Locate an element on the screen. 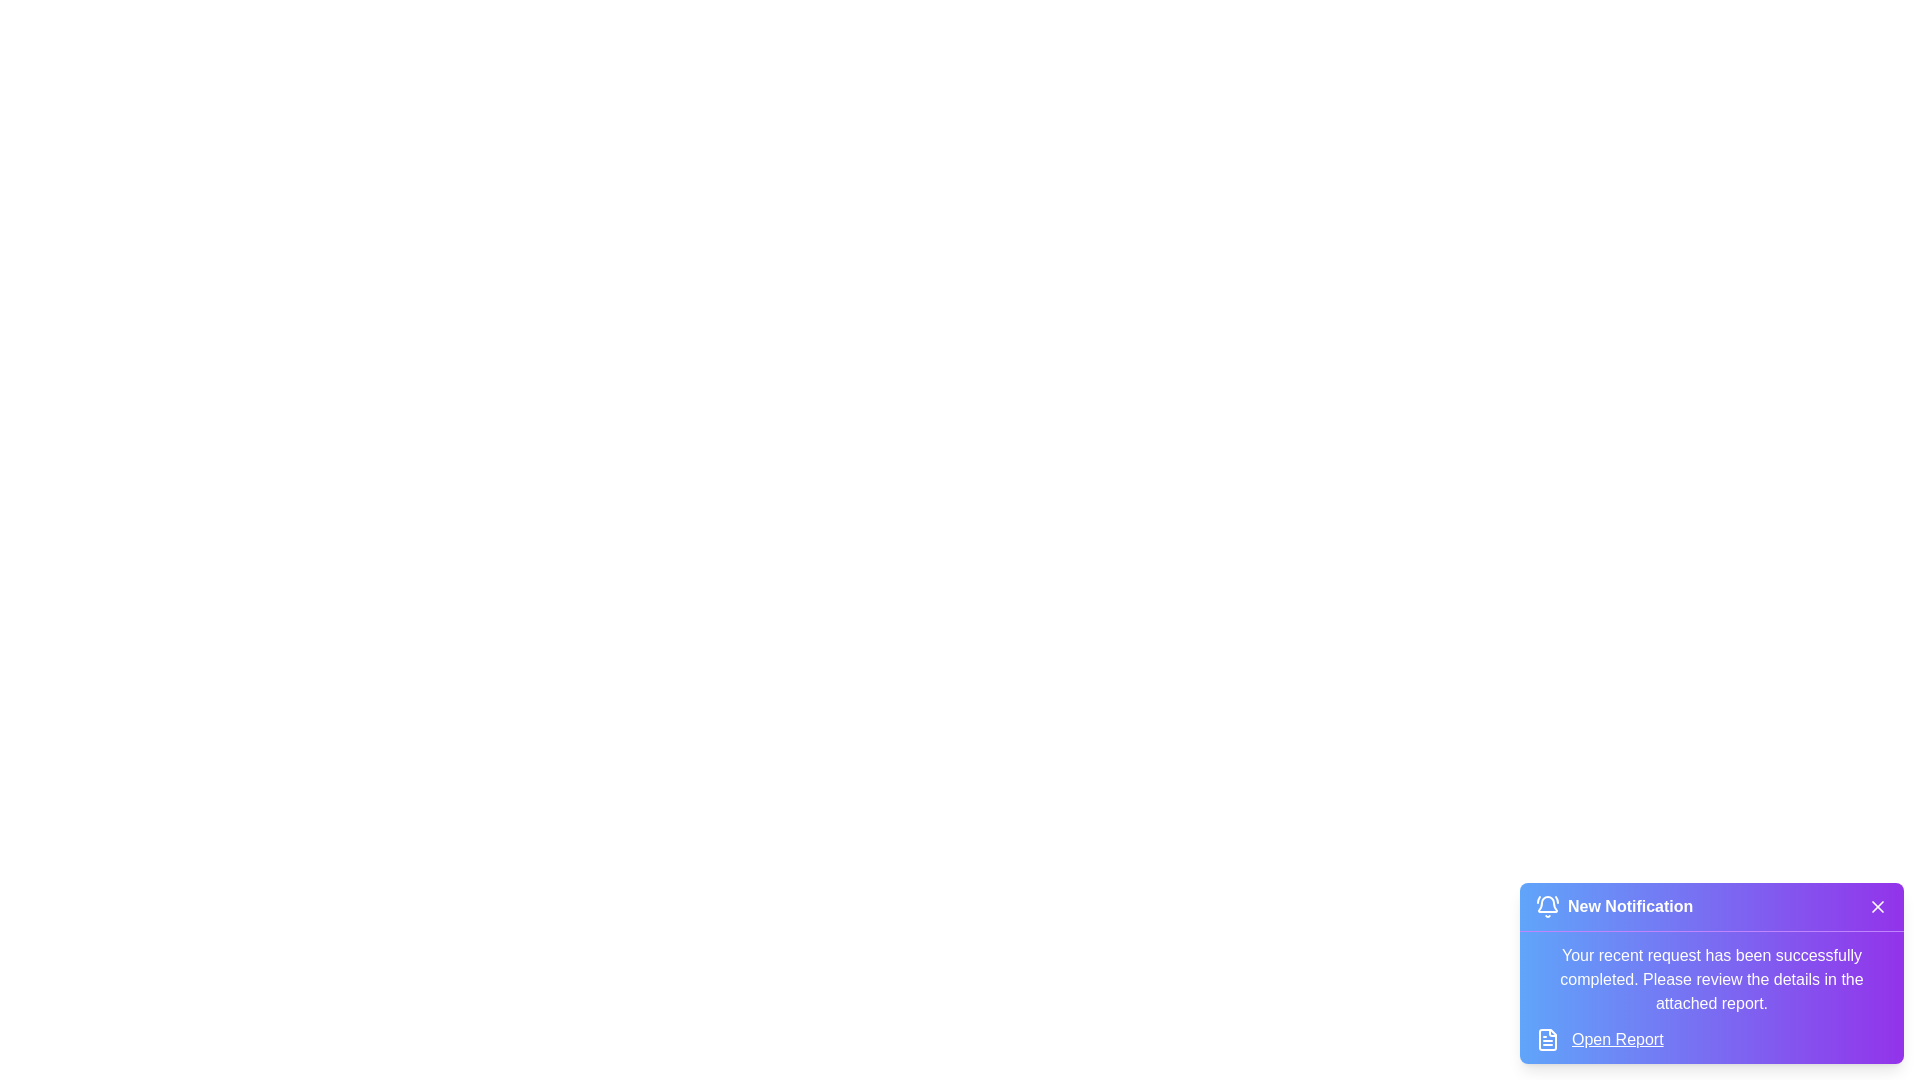  the diagonal line element of the 'X' symbol used for closing the notification popup in the top-right corner of the card is located at coordinates (1876, 906).